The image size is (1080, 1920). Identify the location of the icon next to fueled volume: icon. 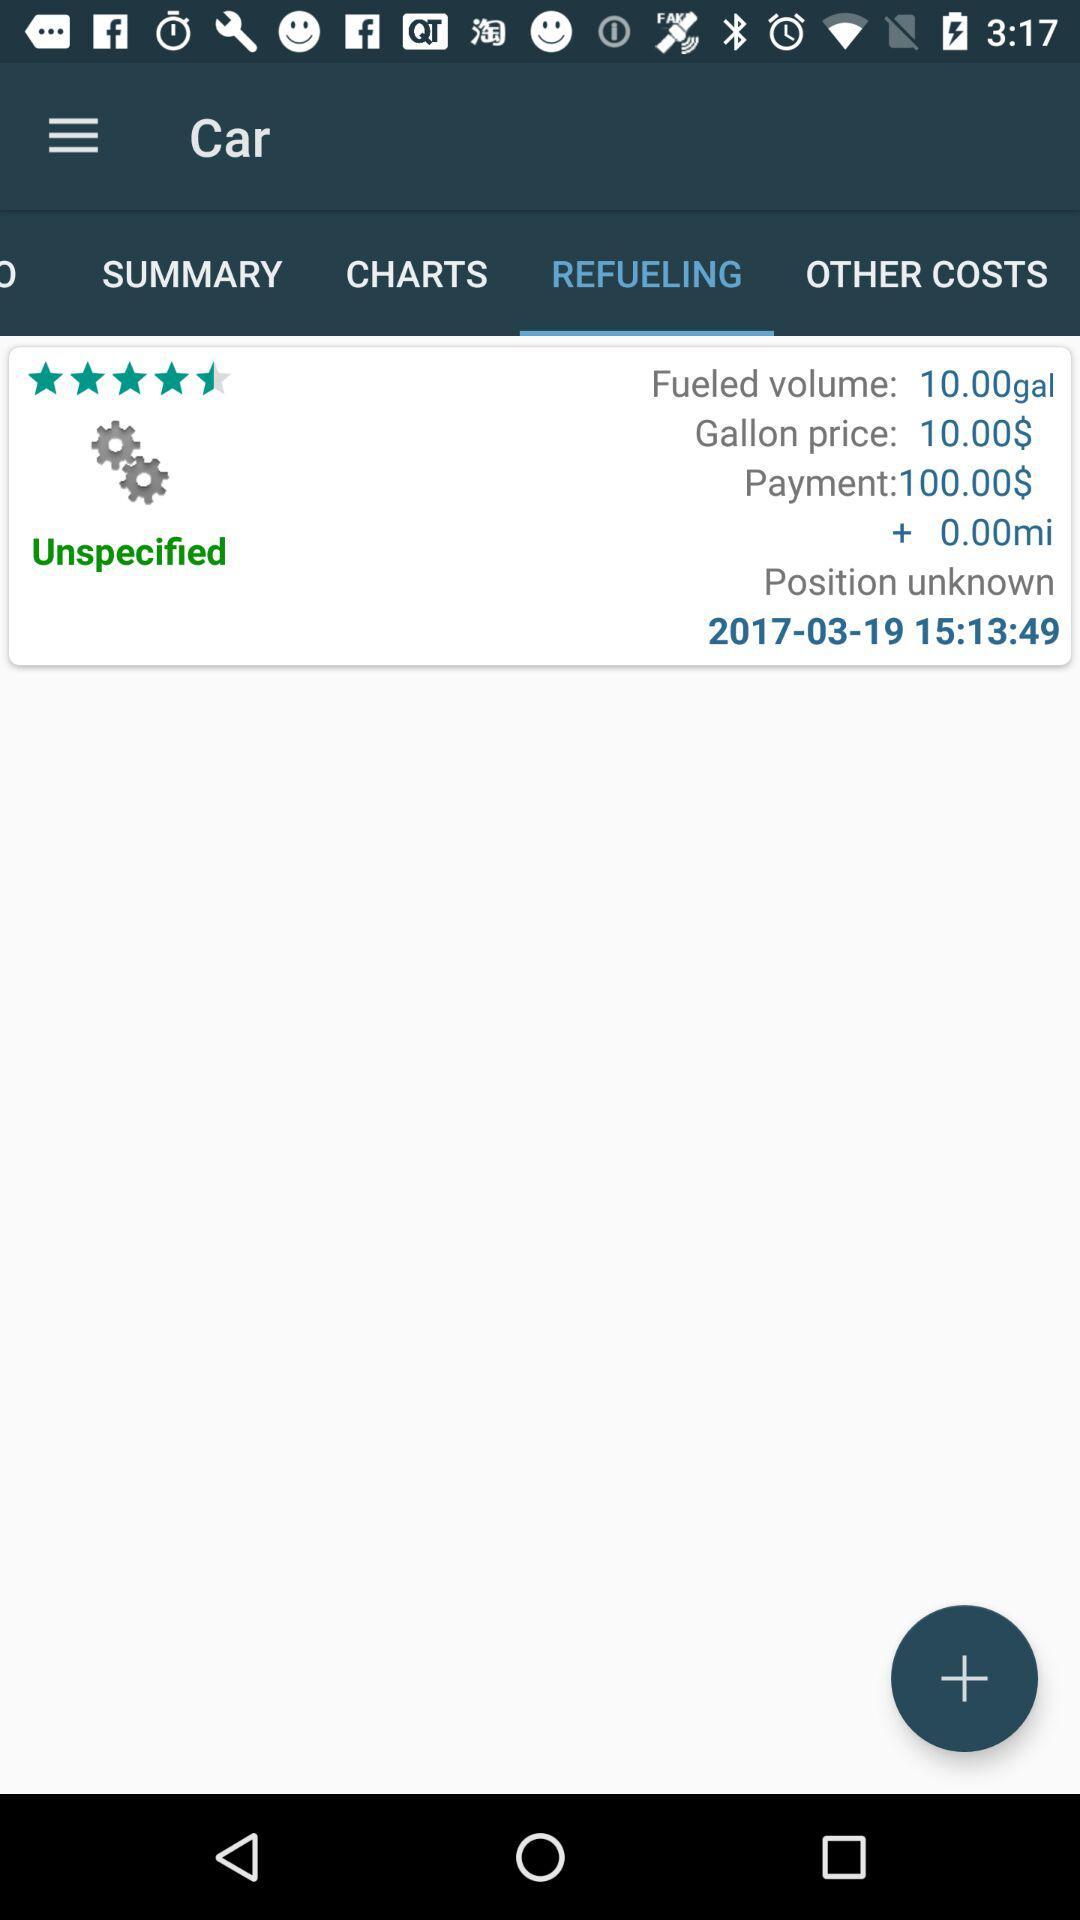
(129, 378).